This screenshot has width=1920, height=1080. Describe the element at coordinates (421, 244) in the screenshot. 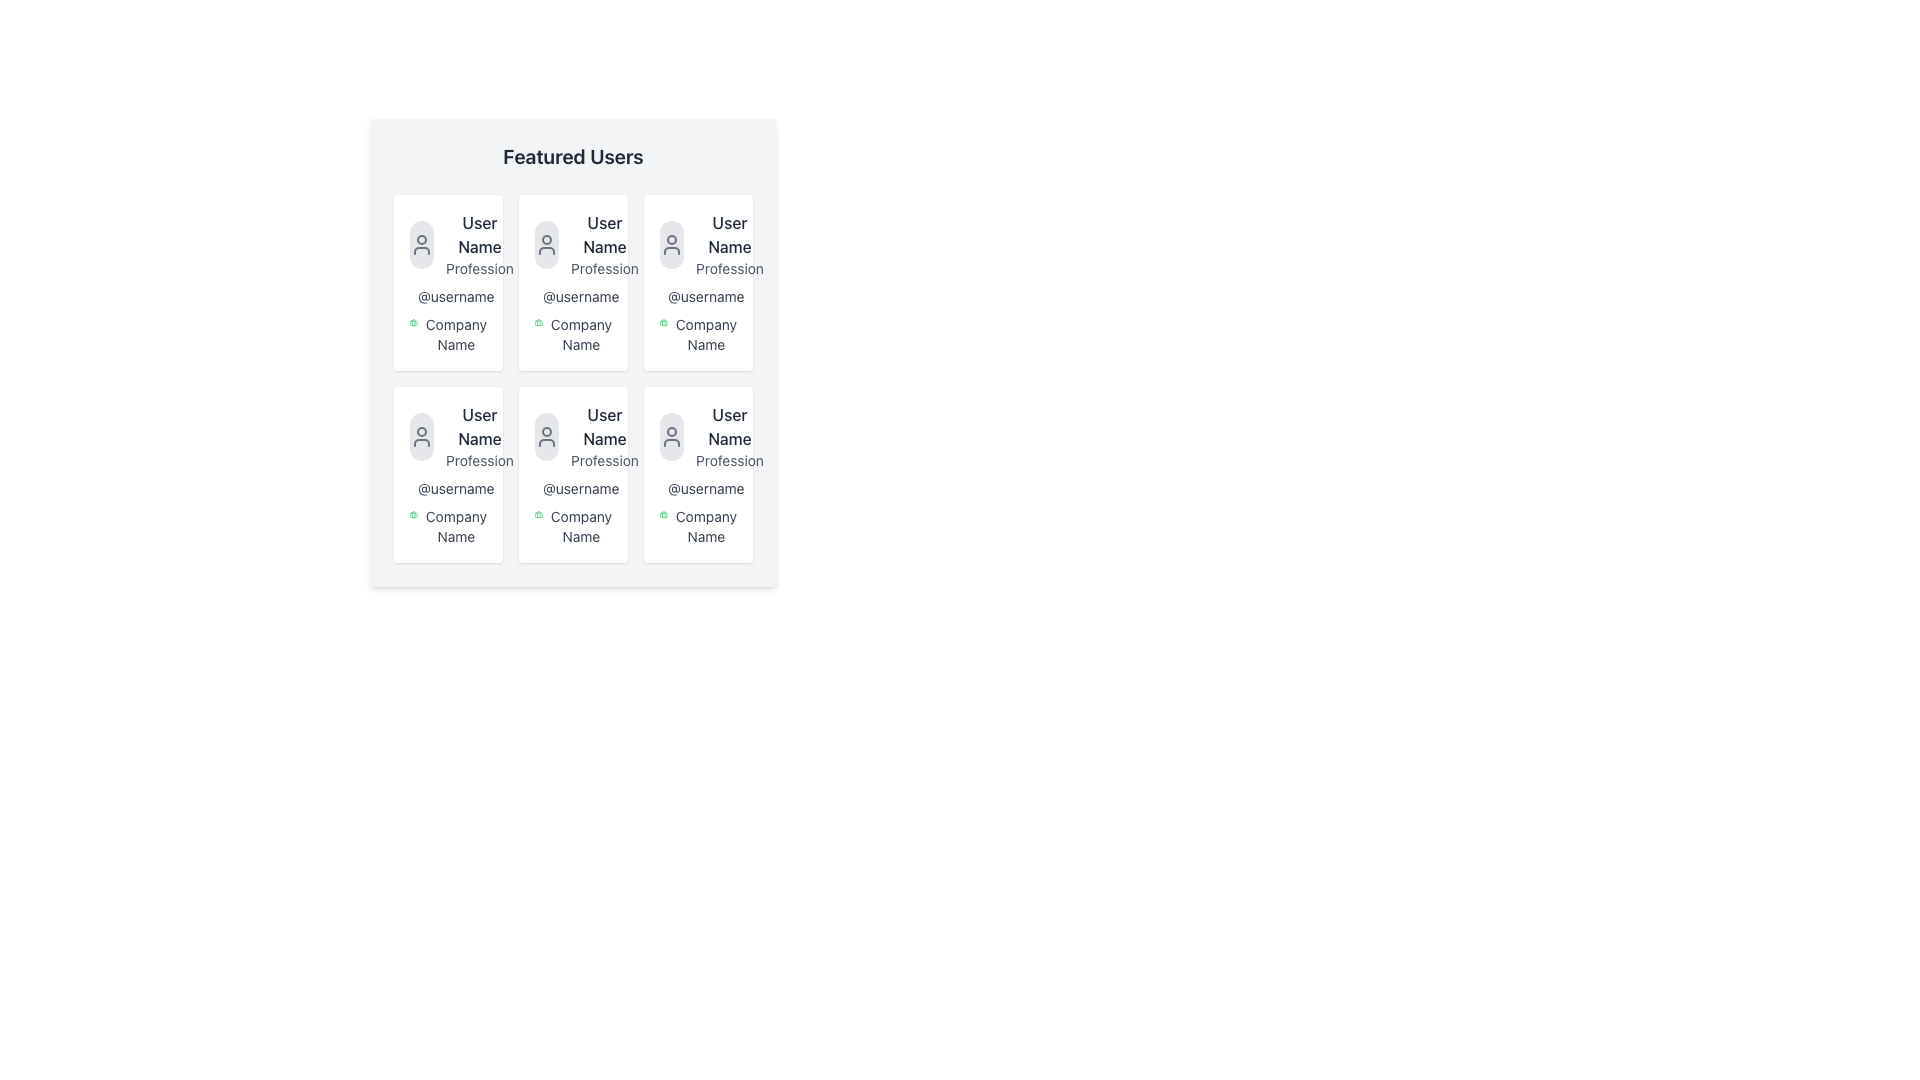

I see `the decorative user avatar placeholder located in the top-left cell of the three-column grid layout under the 'Featured Users' section` at that location.